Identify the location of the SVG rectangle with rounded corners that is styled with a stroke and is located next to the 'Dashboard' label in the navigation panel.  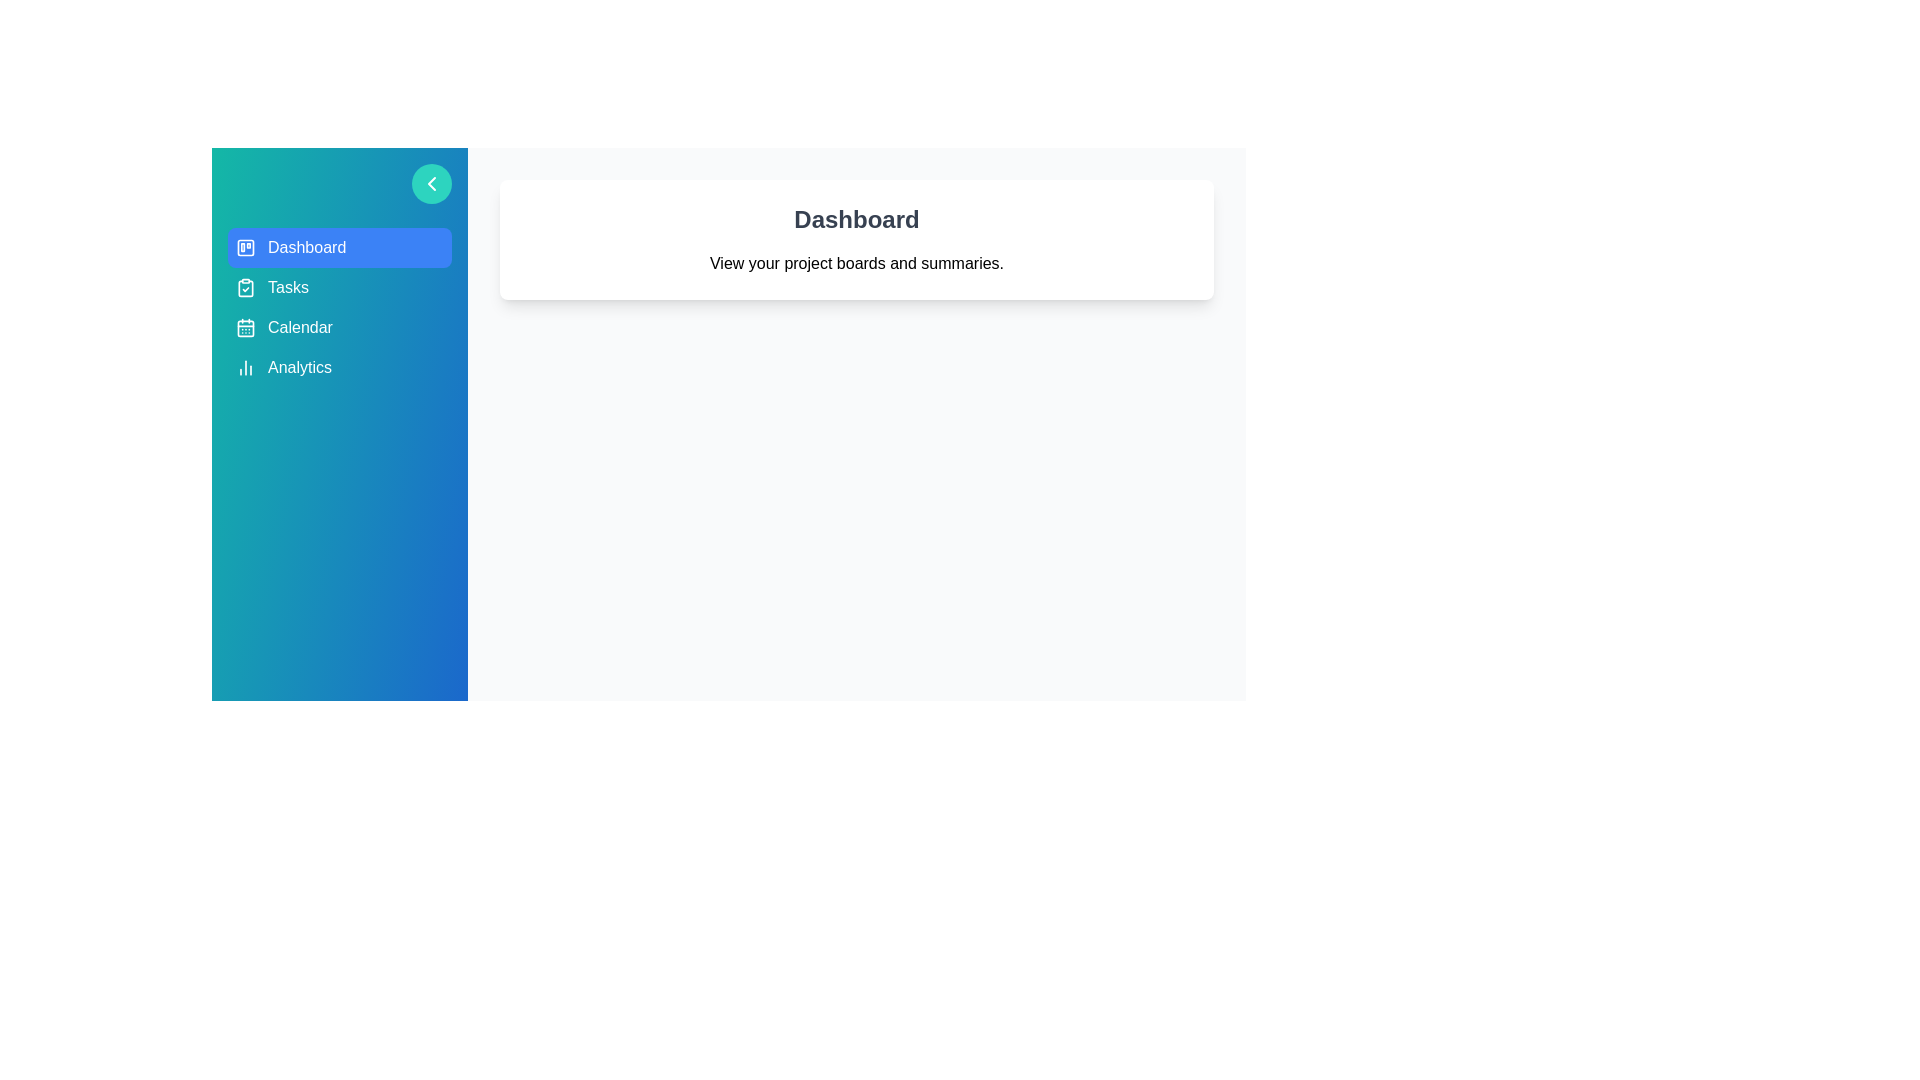
(244, 246).